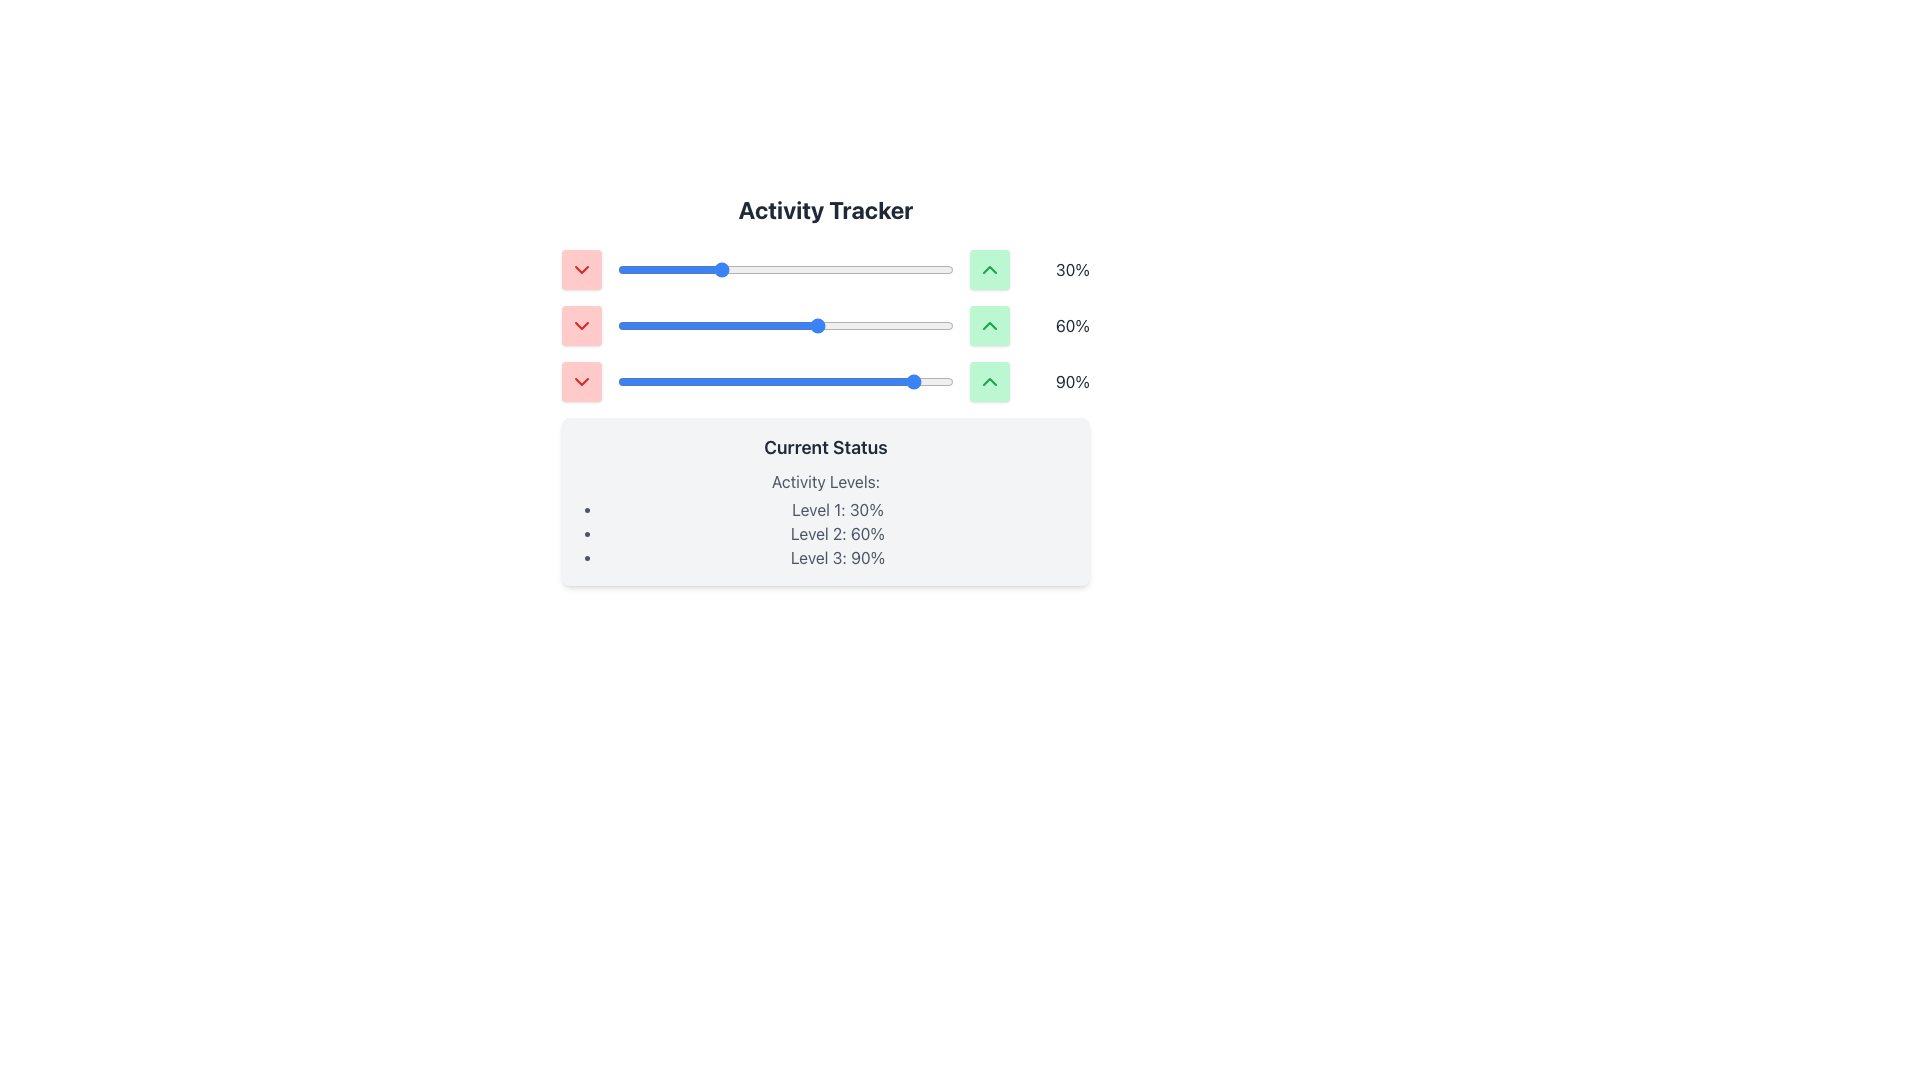 This screenshot has height=1080, width=1920. Describe the element at coordinates (688, 381) in the screenshot. I see `the slider value` at that location.